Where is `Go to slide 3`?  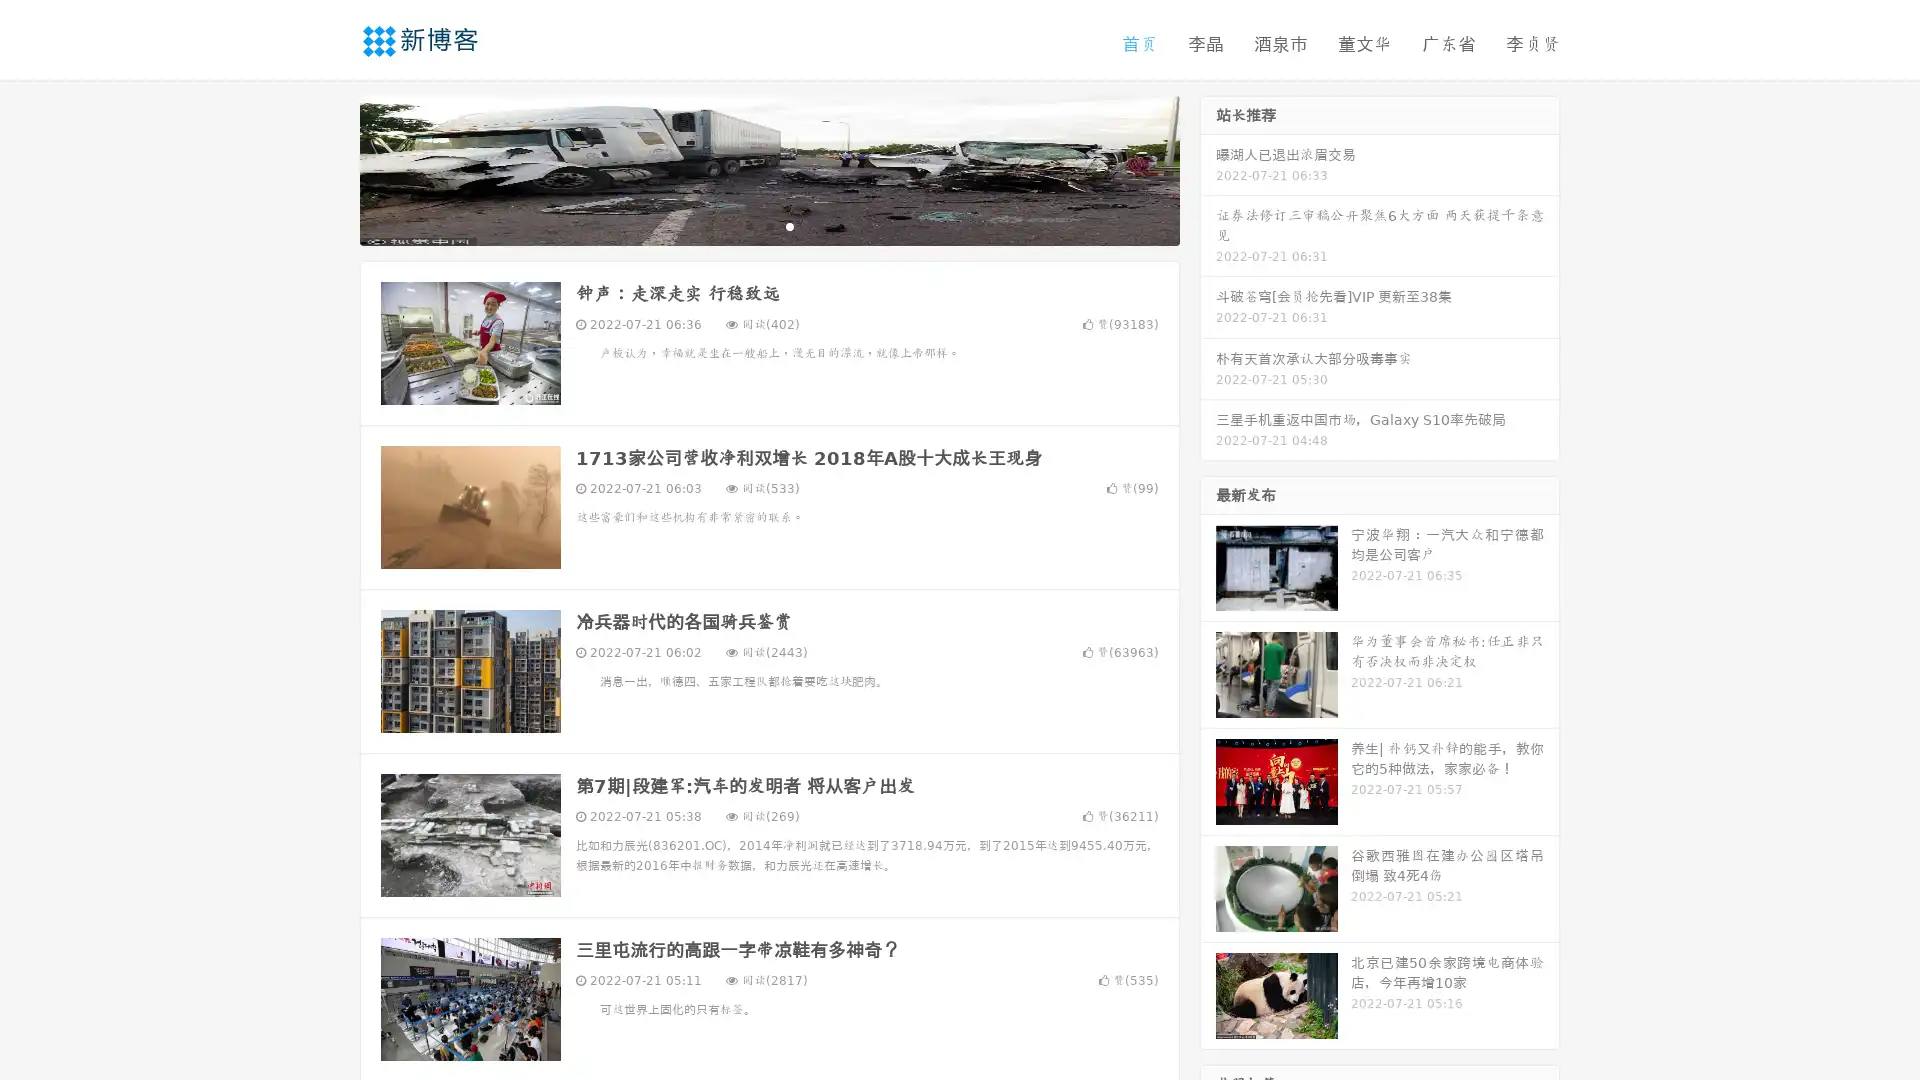
Go to slide 3 is located at coordinates (789, 225).